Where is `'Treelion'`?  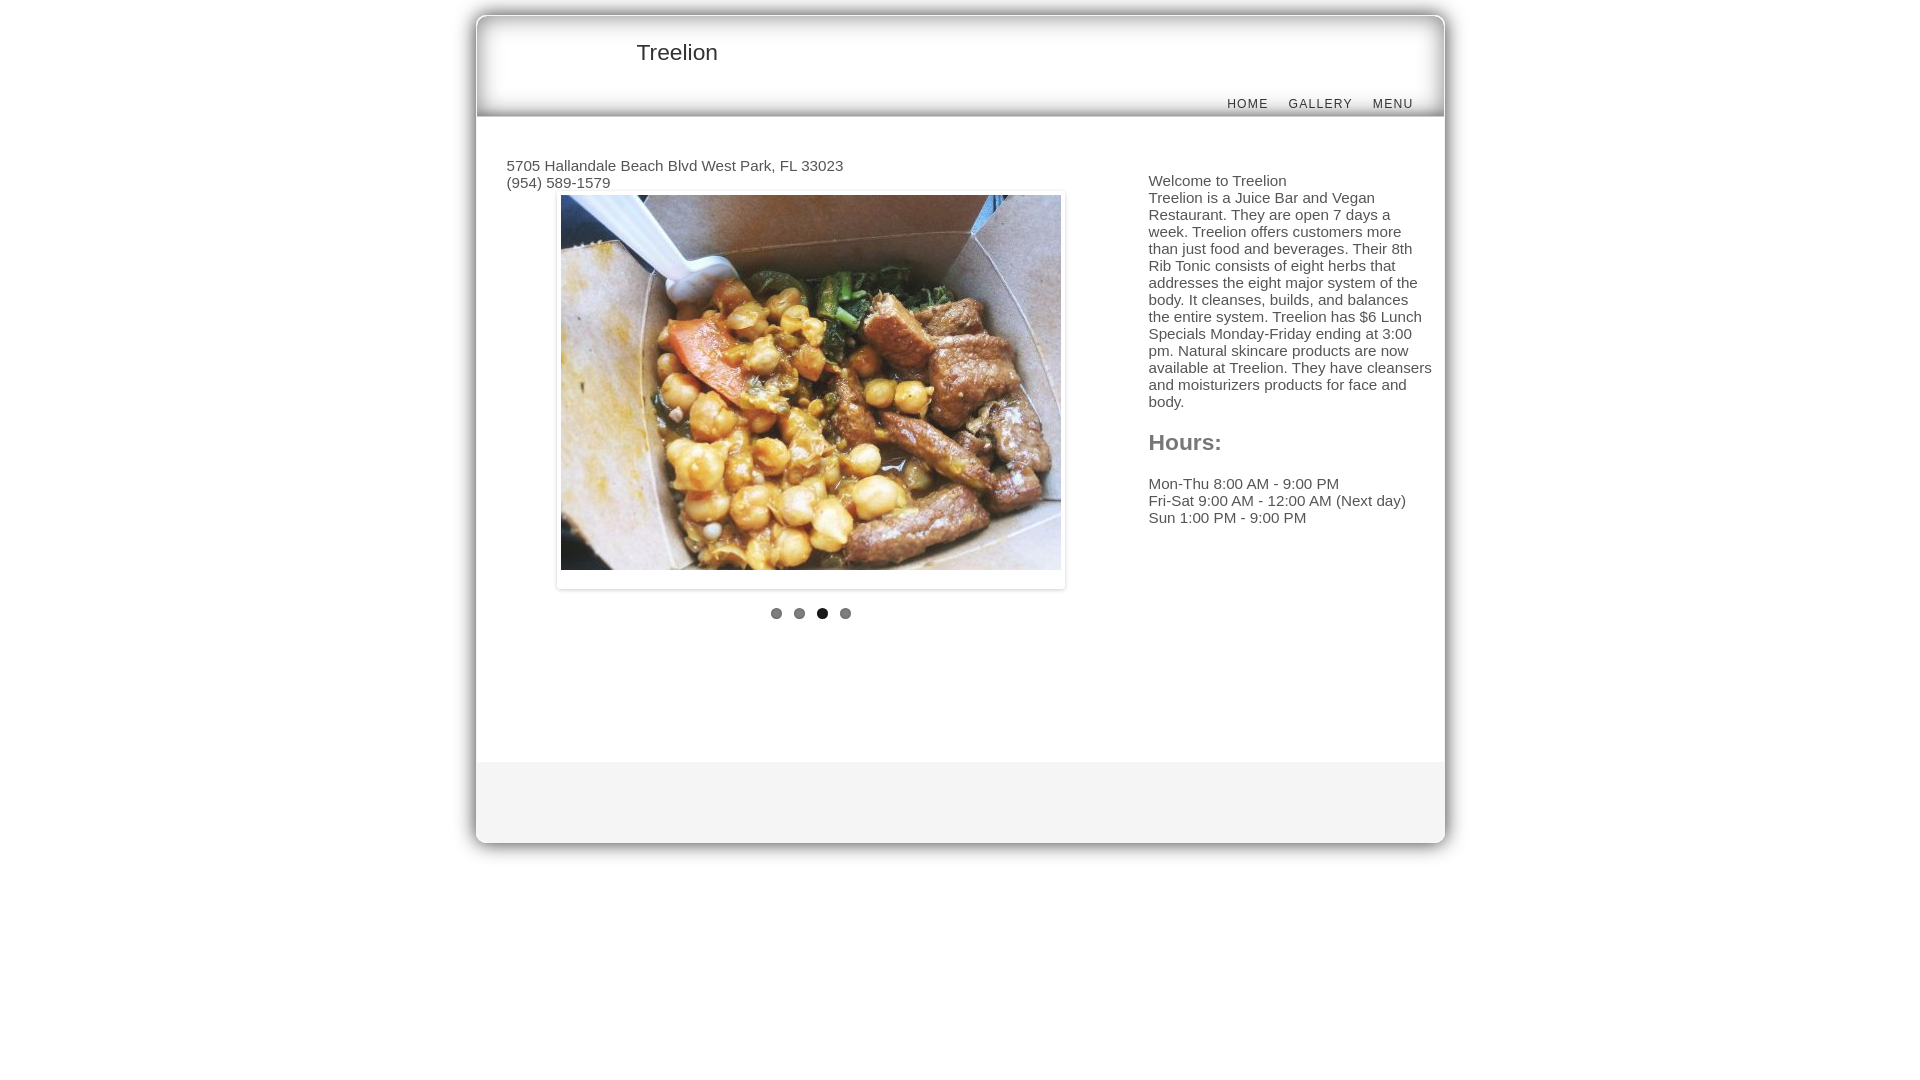
'Treelion' is located at coordinates (676, 50).